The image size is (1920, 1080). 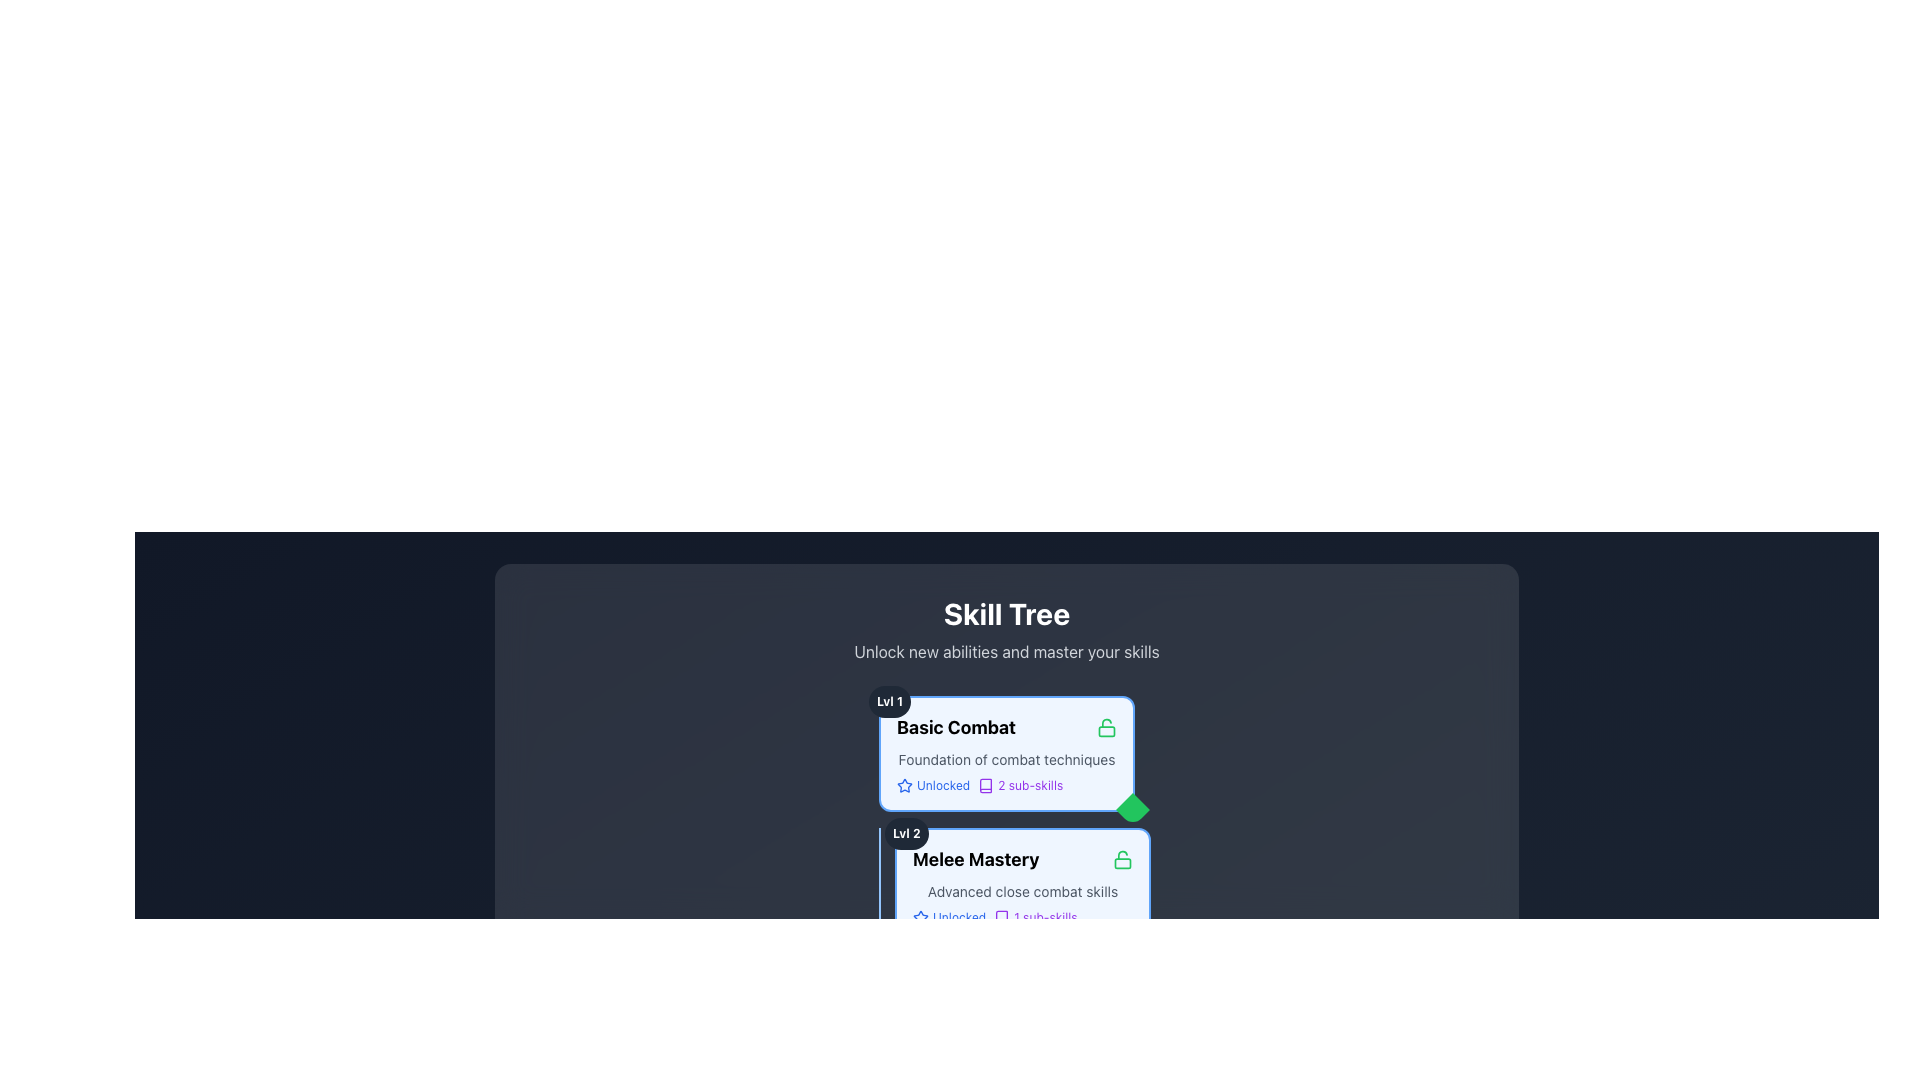 What do you see at coordinates (986, 785) in the screenshot?
I see `the icon representing the skill category in the skill tree UI, located near the text describing 'Basic Combat'` at bounding box center [986, 785].